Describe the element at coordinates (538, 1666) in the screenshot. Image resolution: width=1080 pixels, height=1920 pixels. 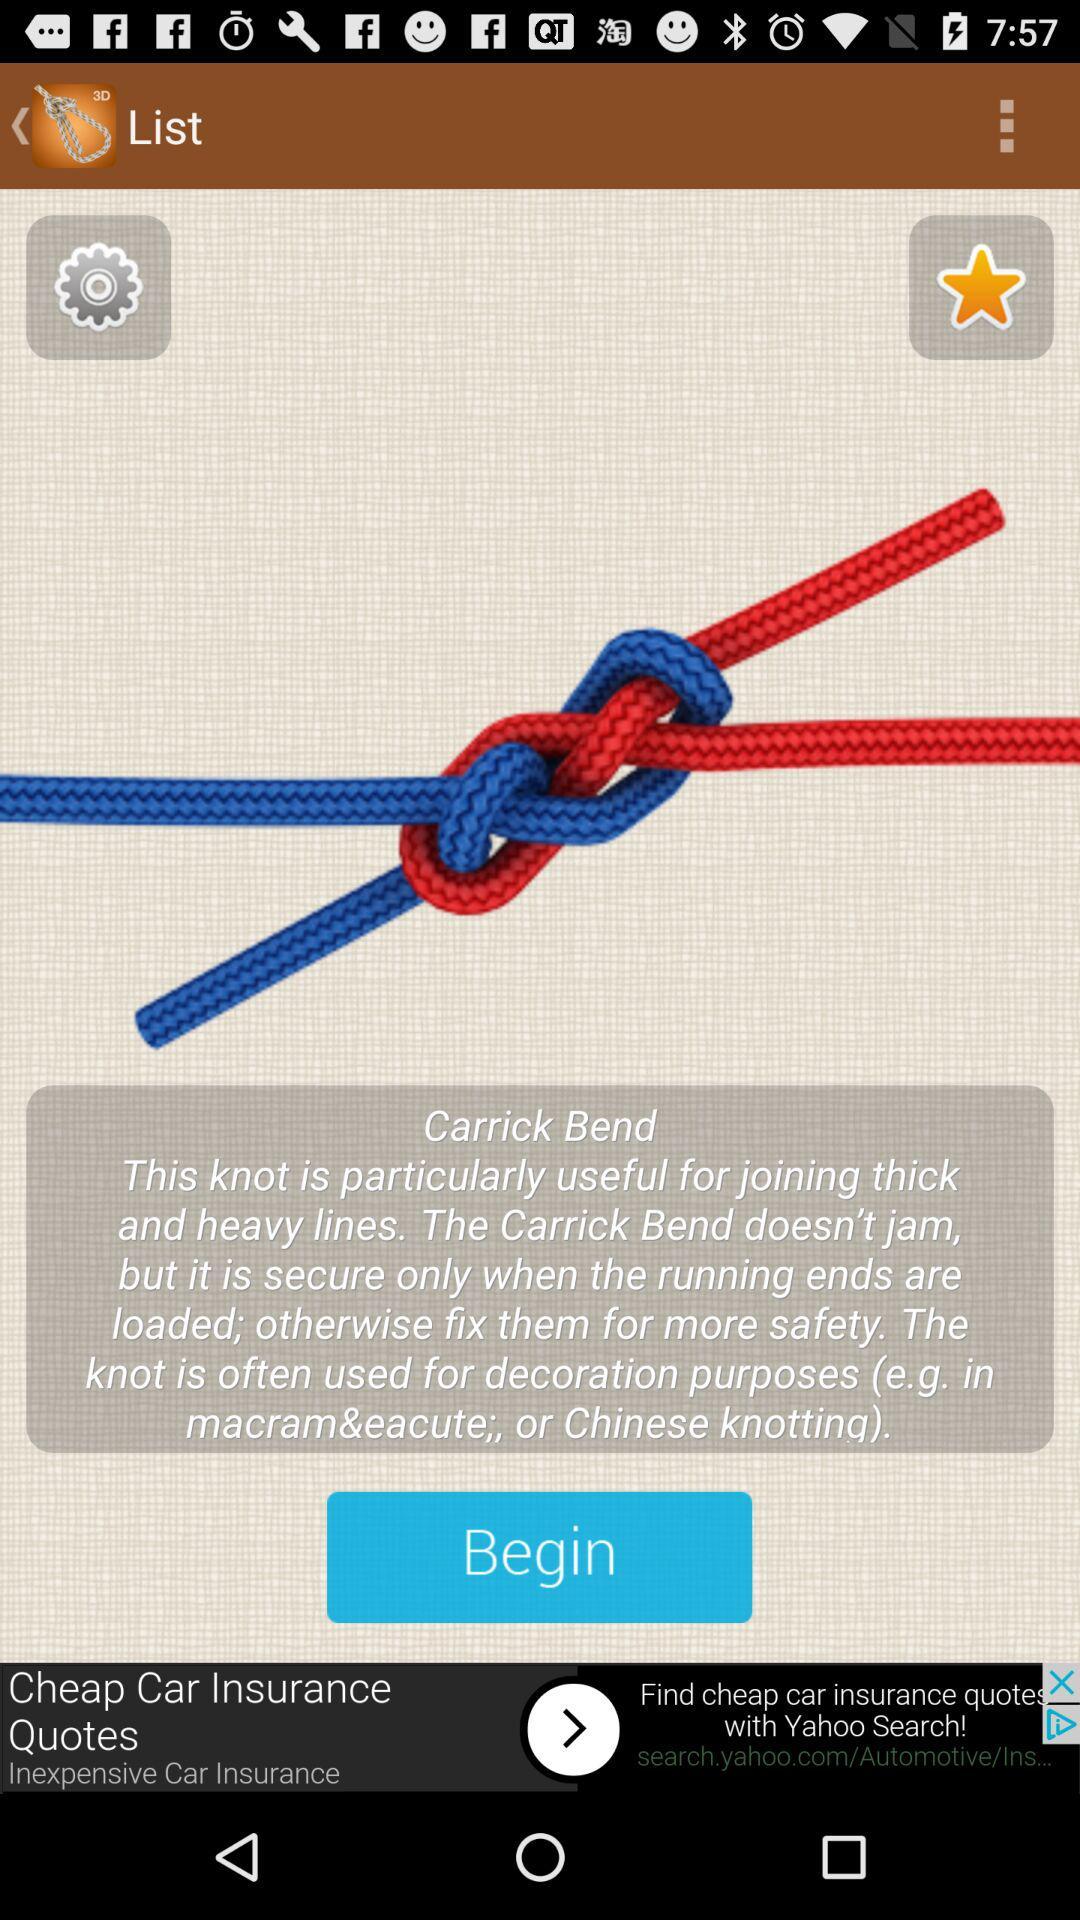
I see `the sliders icon` at that location.